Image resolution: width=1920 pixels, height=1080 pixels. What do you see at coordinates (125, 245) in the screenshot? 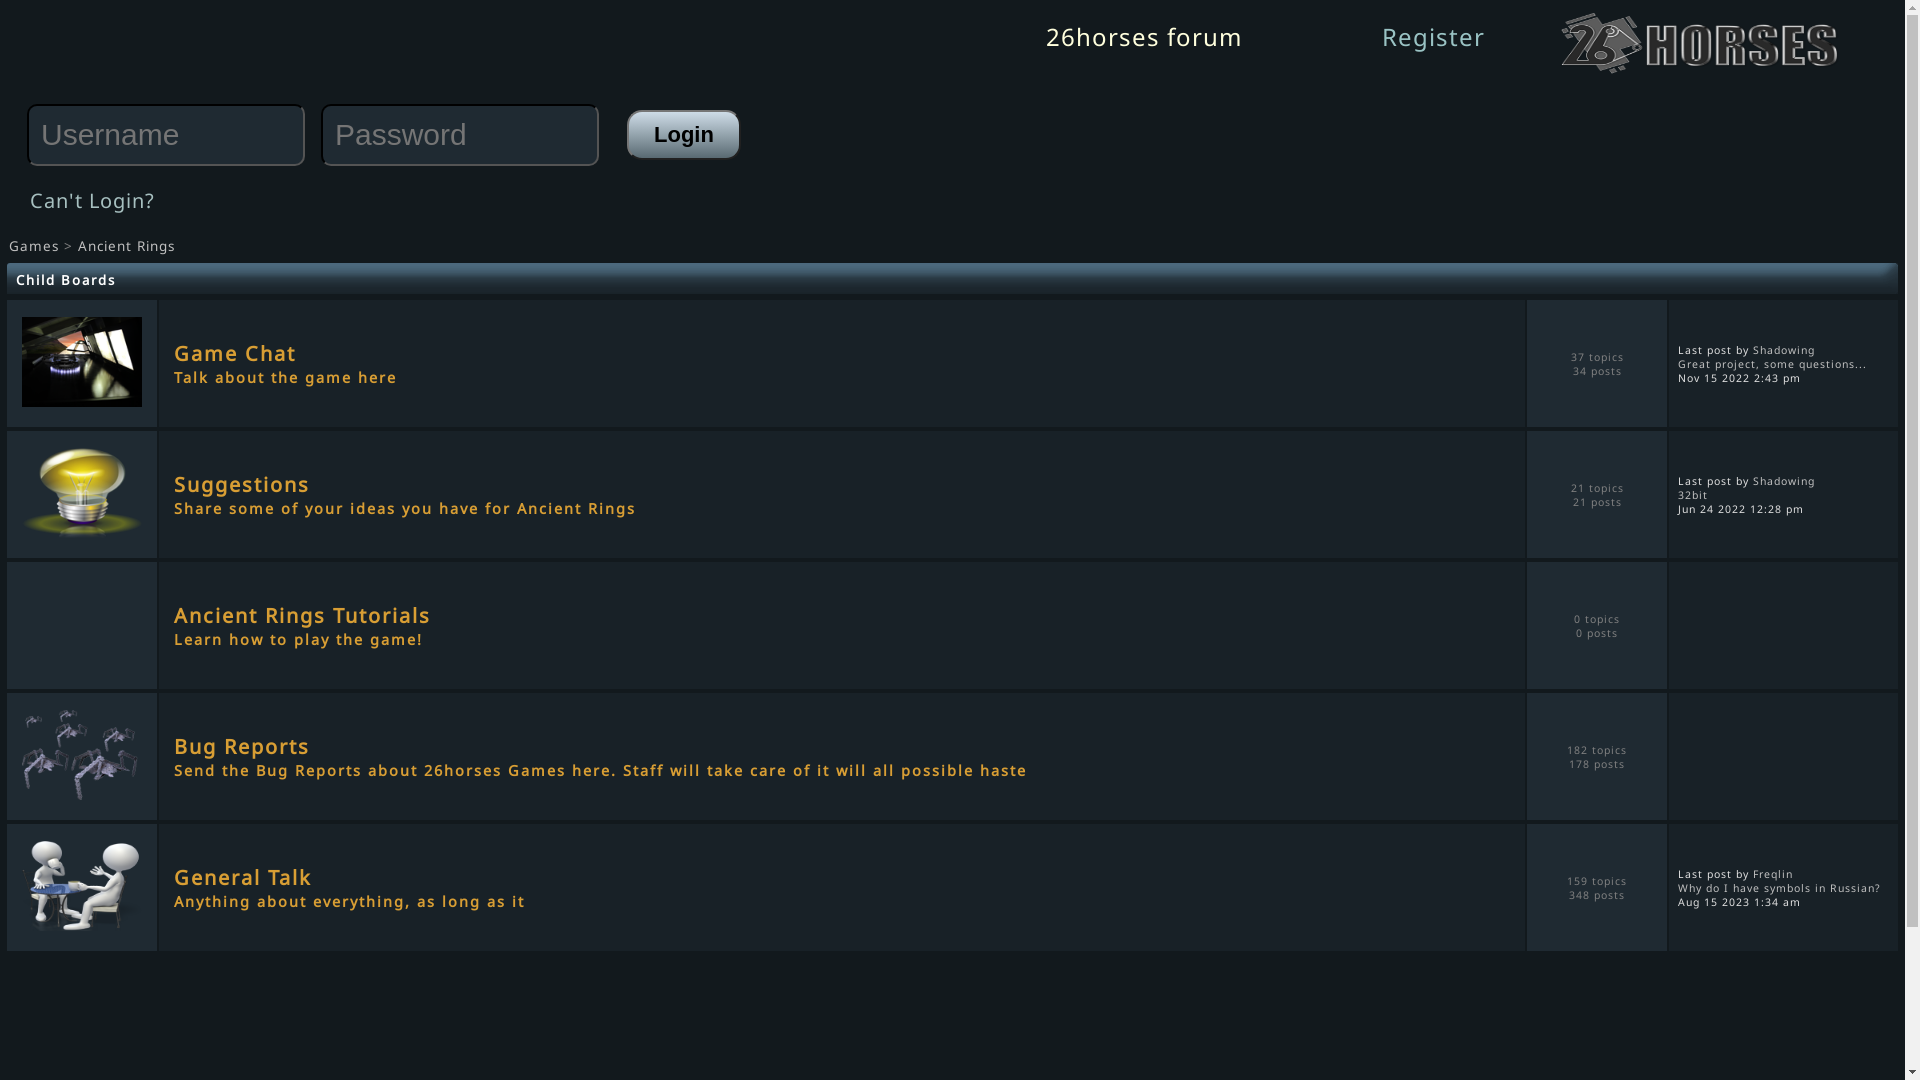
I see `'Ancient Rings'` at bounding box center [125, 245].